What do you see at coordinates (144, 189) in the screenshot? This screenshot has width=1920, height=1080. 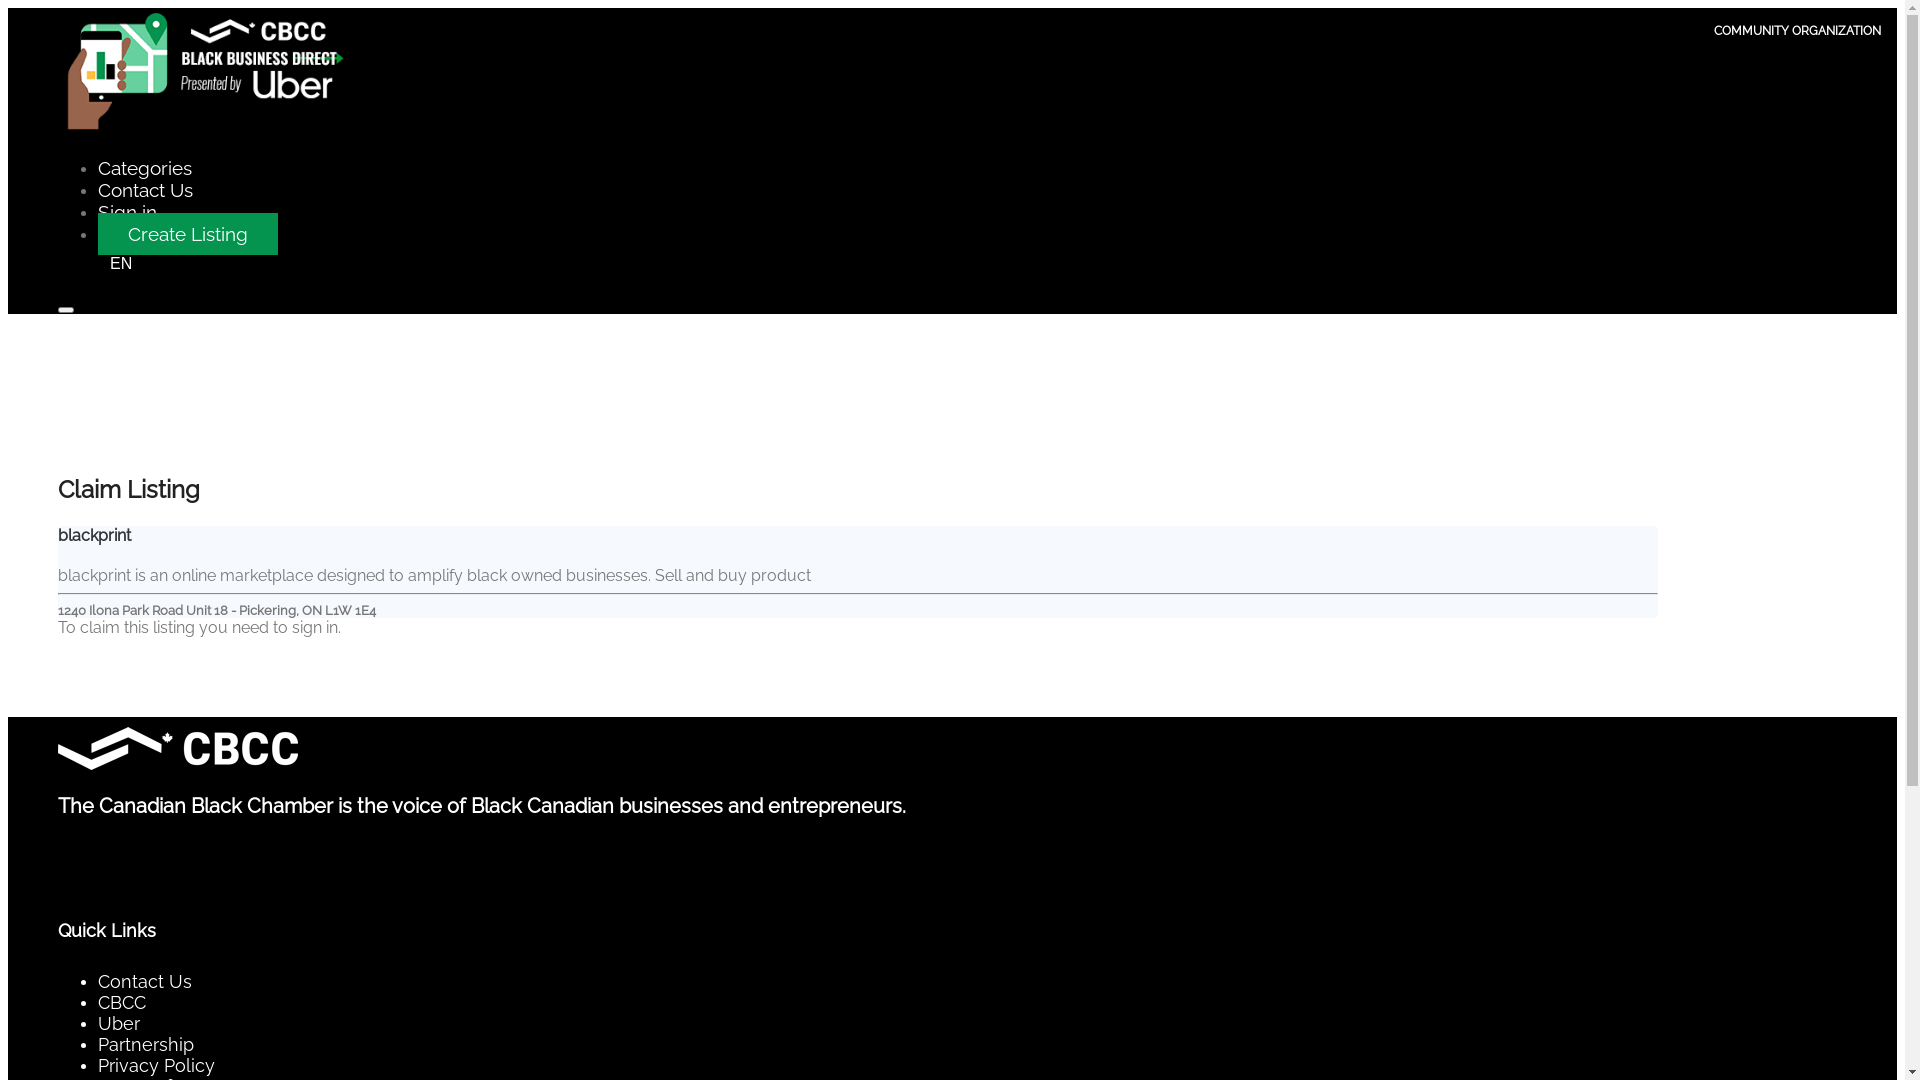 I see `'Contact Us'` at bounding box center [144, 189].